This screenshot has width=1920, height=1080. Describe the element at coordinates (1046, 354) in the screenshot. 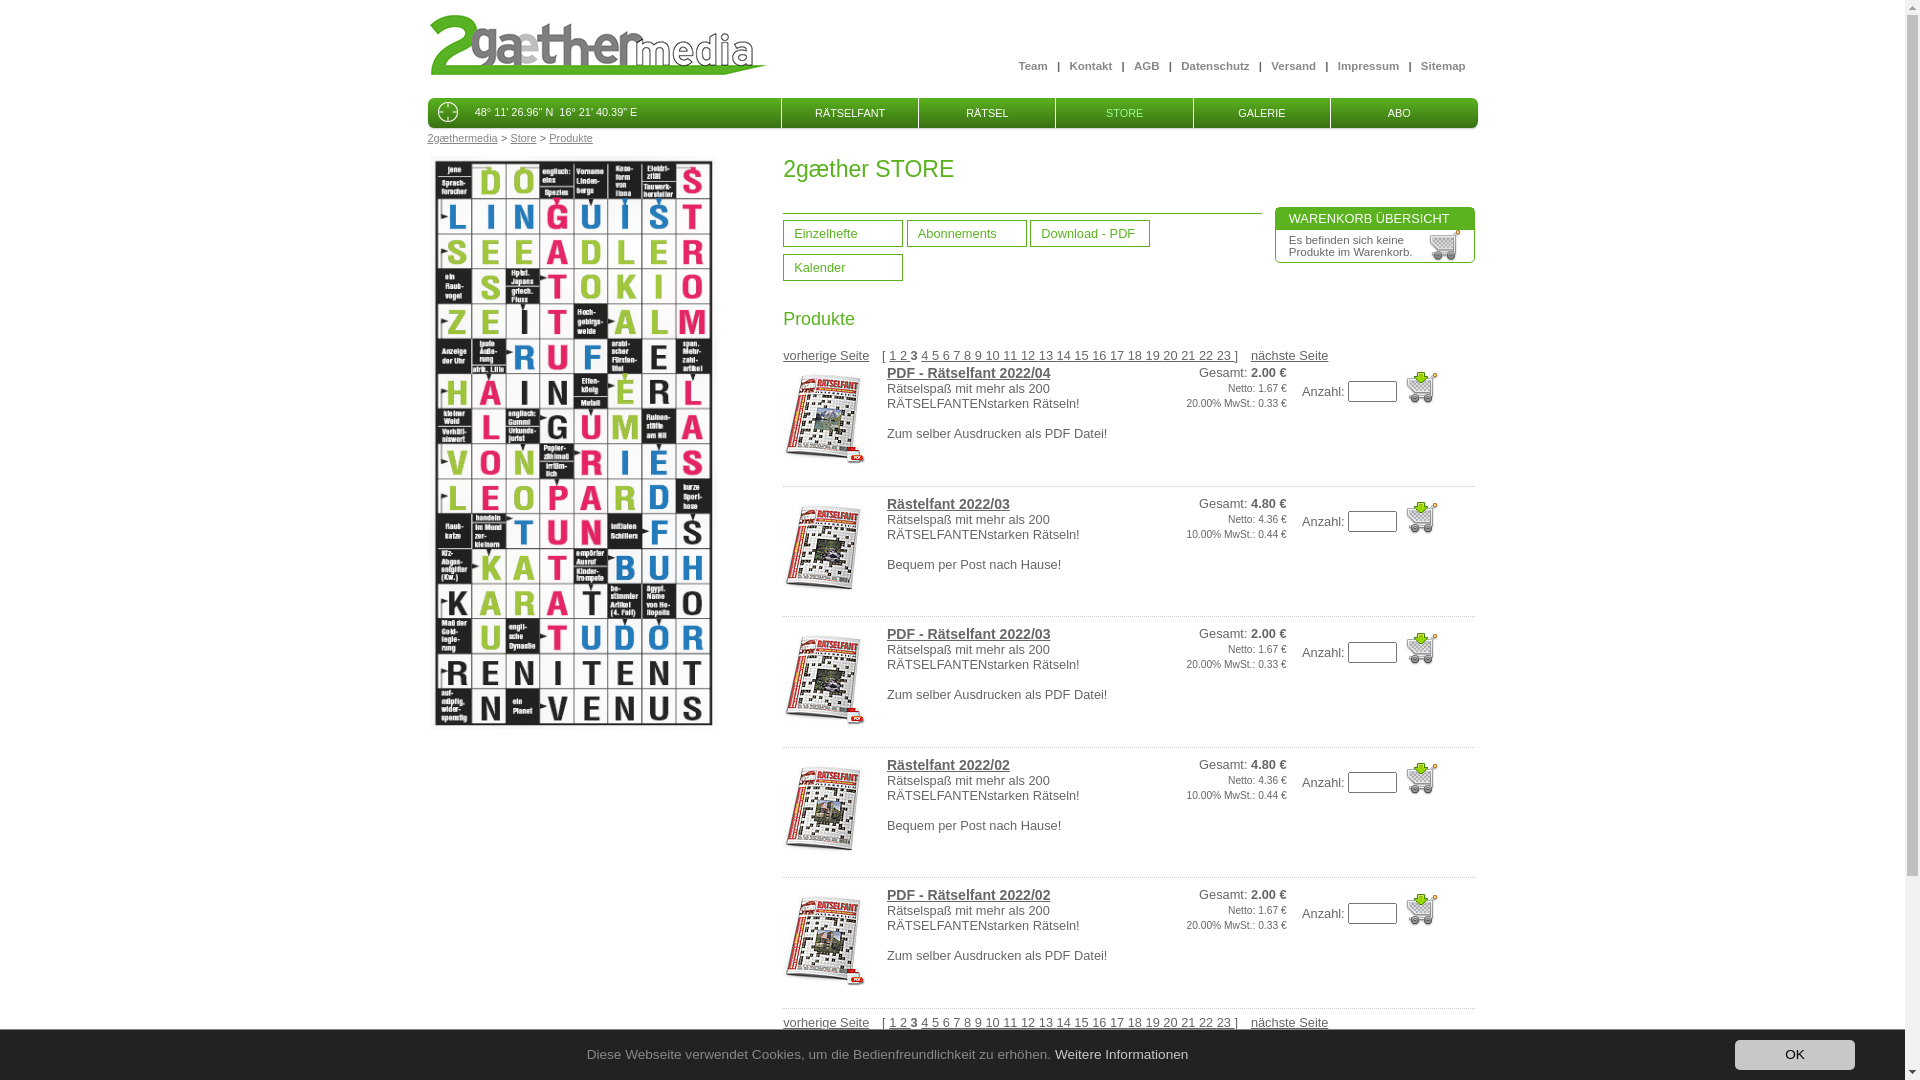

I see `'13'` at that location.